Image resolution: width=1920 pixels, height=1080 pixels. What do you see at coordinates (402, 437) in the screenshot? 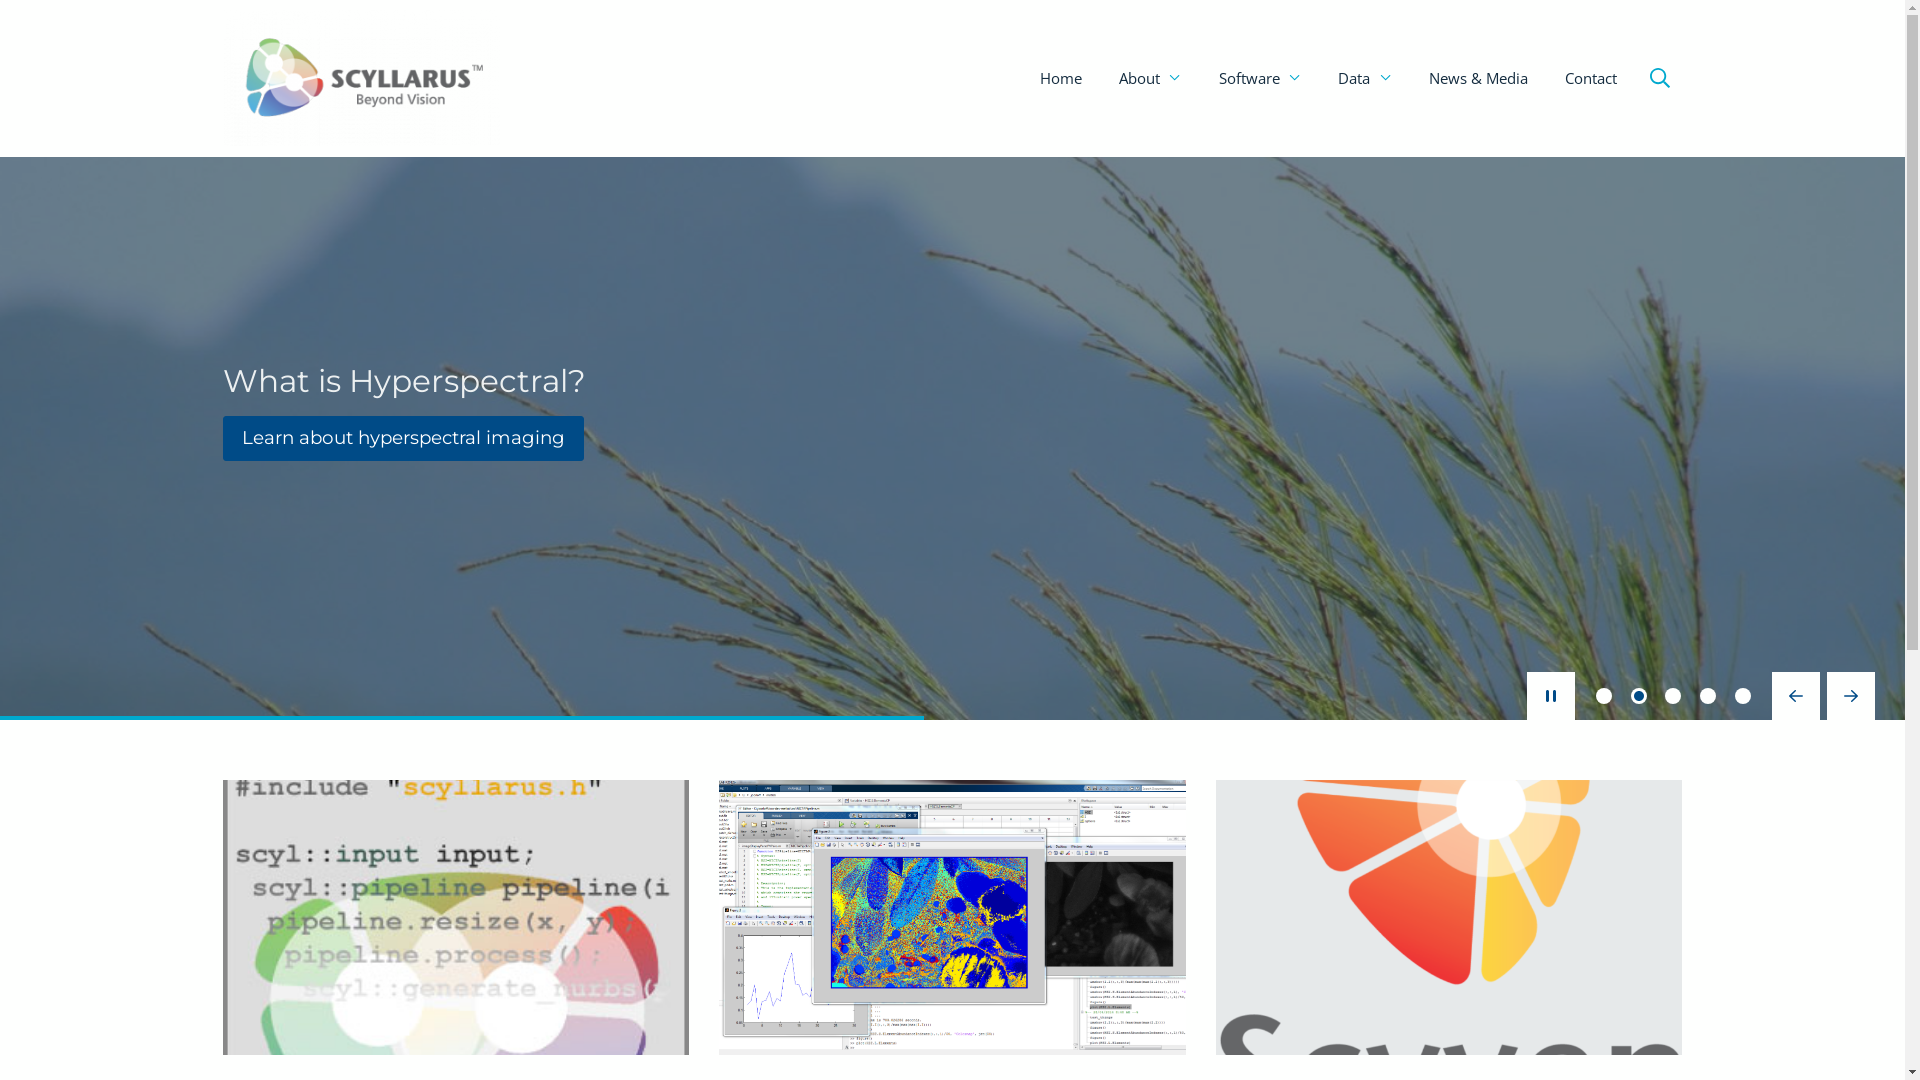
I see `'Learn about hyperspectral imaging'` at bounding box center [402, 437].